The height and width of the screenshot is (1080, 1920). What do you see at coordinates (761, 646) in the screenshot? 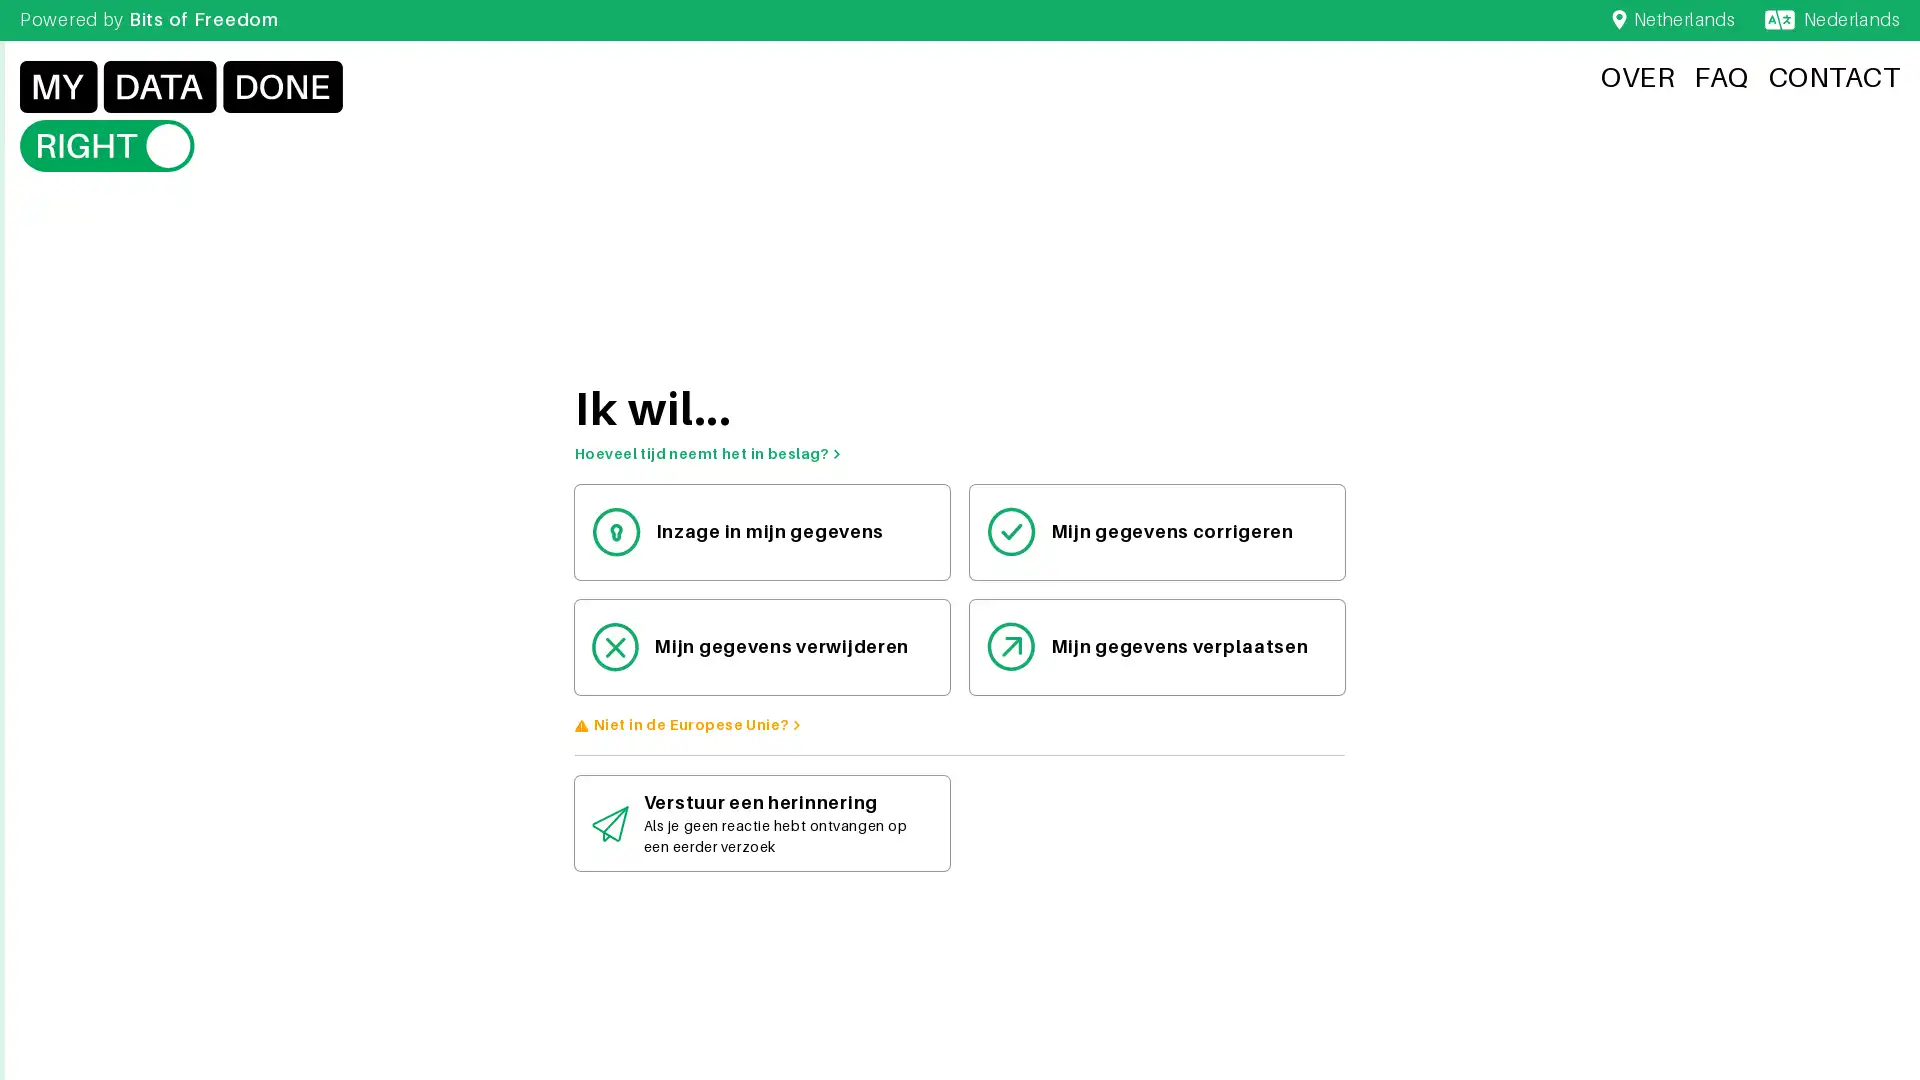
I see `Mijn gegevens verwijderen` at bounding box center [761, 646].